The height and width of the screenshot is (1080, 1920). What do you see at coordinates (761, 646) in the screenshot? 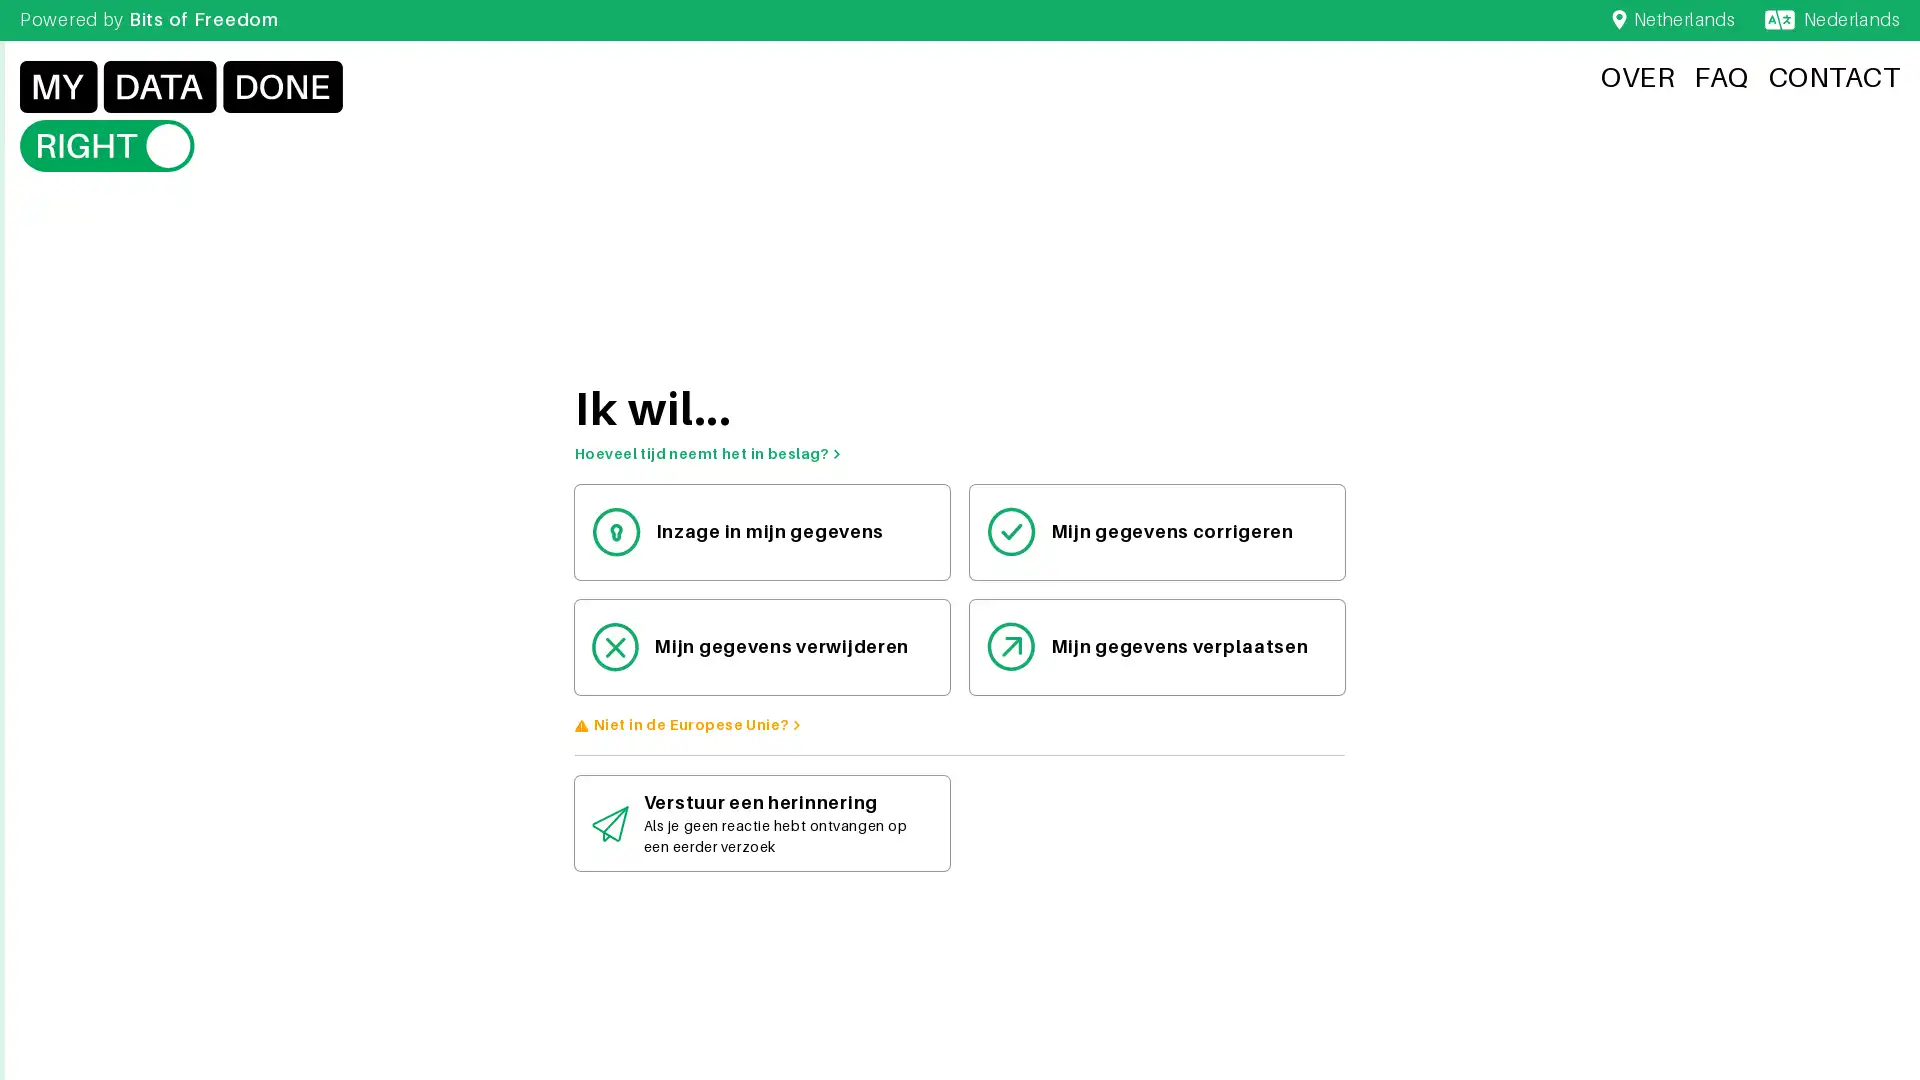
I see `Mijn gegevens verwijderen` at bounding box center [761, 646].